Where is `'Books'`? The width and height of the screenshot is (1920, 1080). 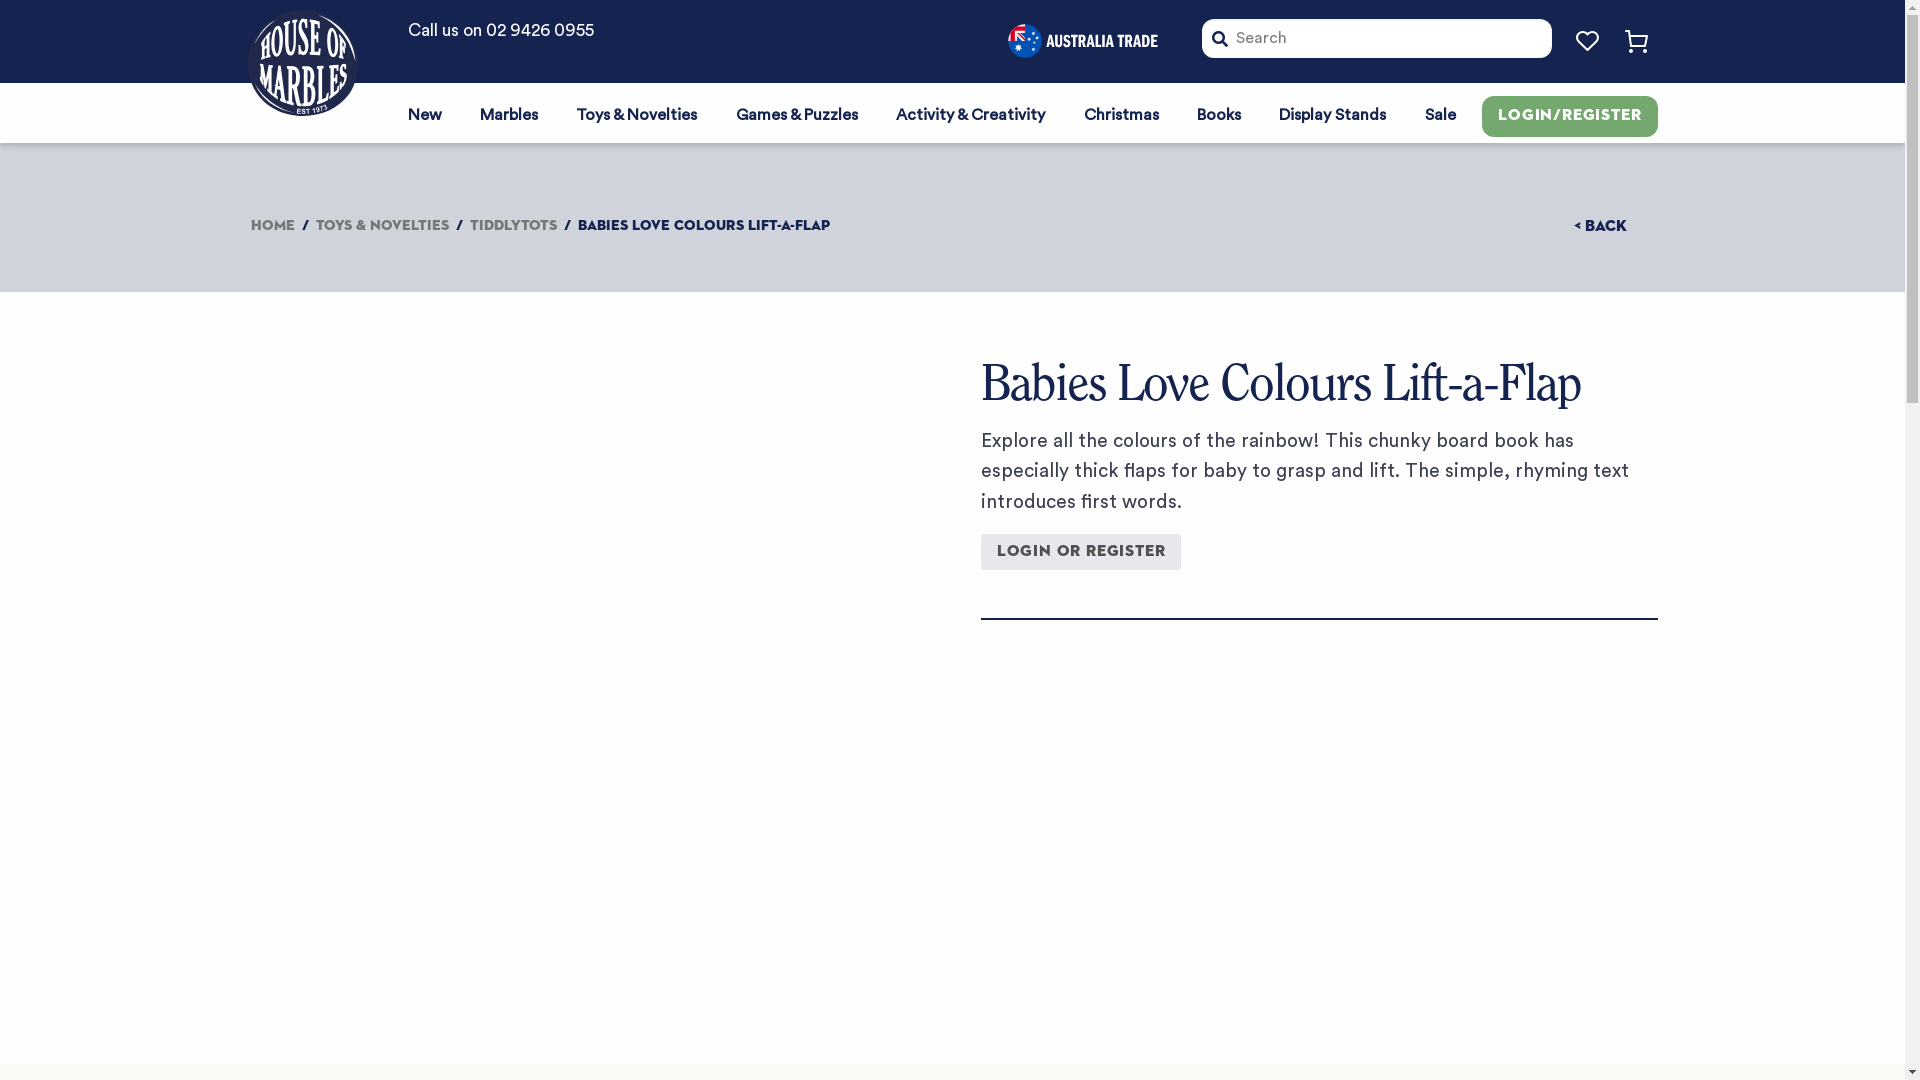 'Books' is located at coordinates (1218, 112).